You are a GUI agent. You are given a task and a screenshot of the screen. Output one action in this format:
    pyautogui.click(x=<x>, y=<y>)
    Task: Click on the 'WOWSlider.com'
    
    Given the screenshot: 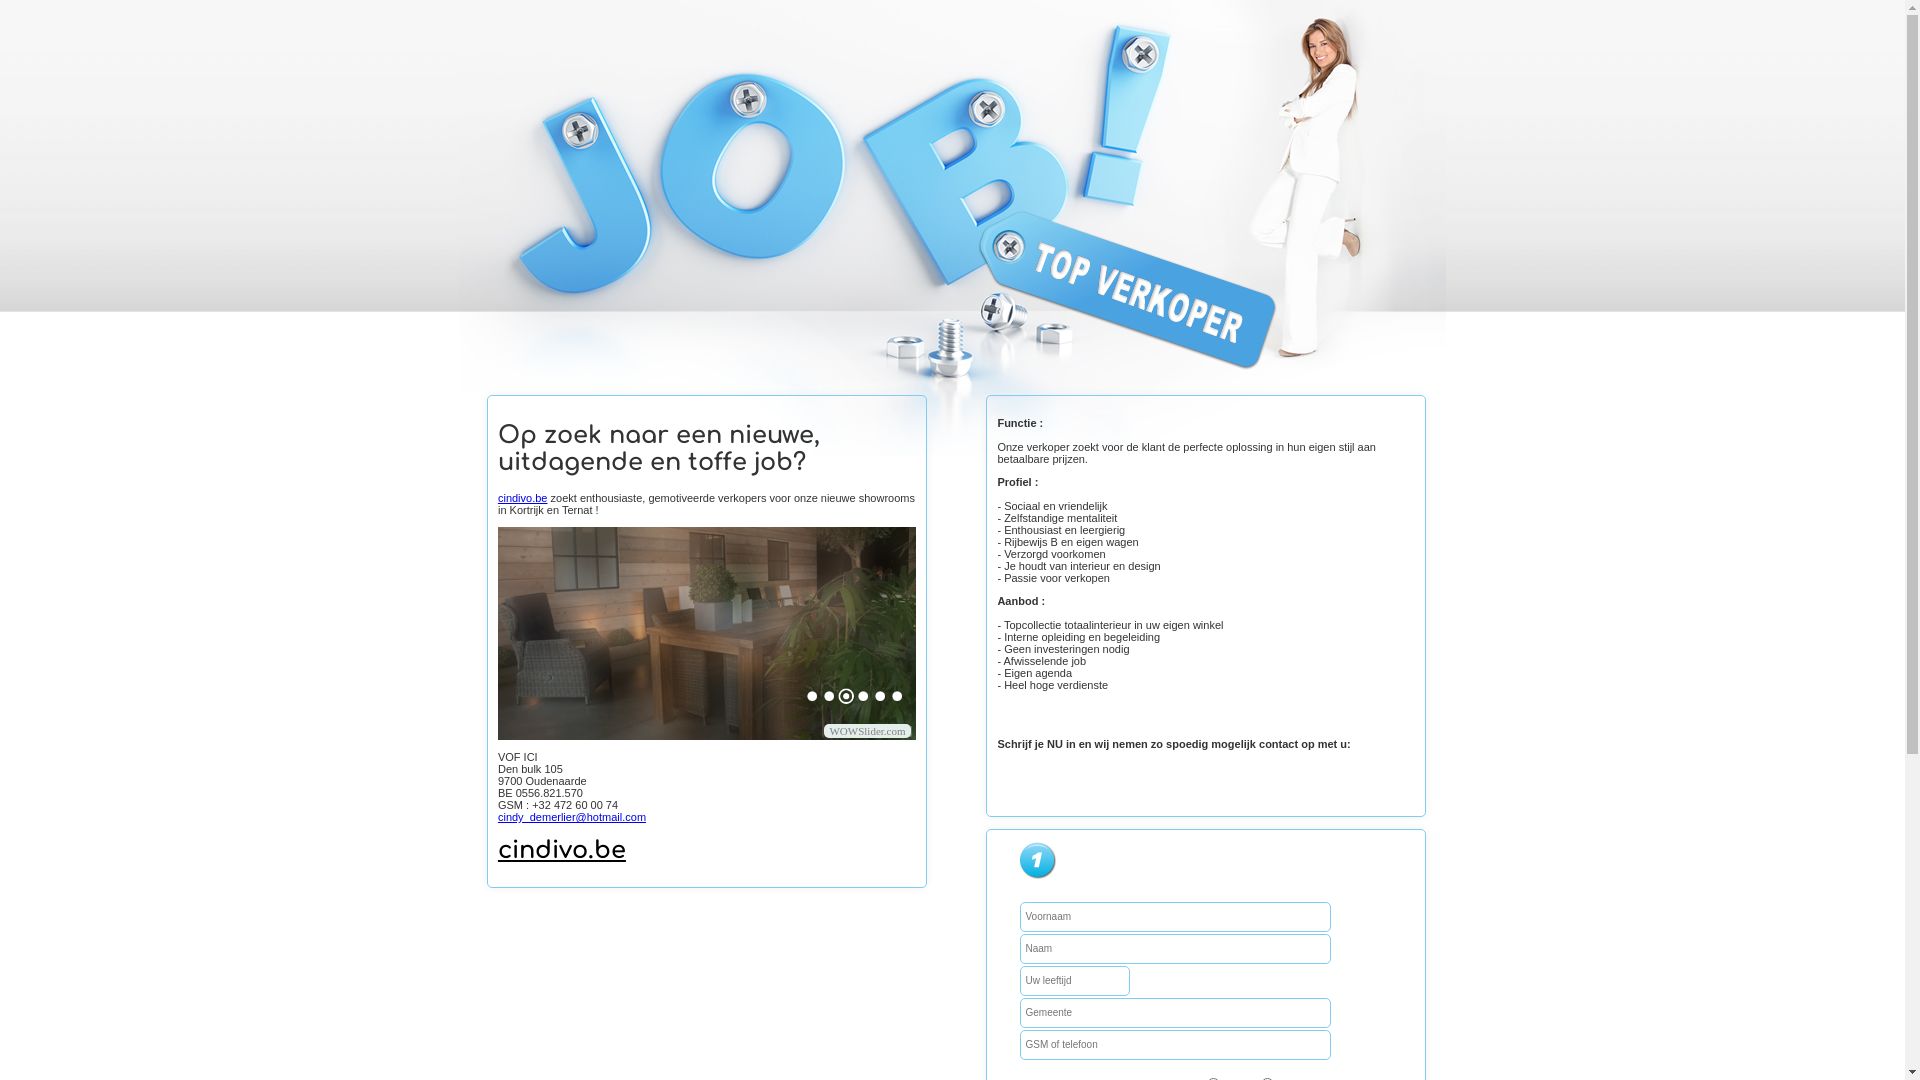 What is the action you would take?
    pyautogui.click(x=867, y=731)
    